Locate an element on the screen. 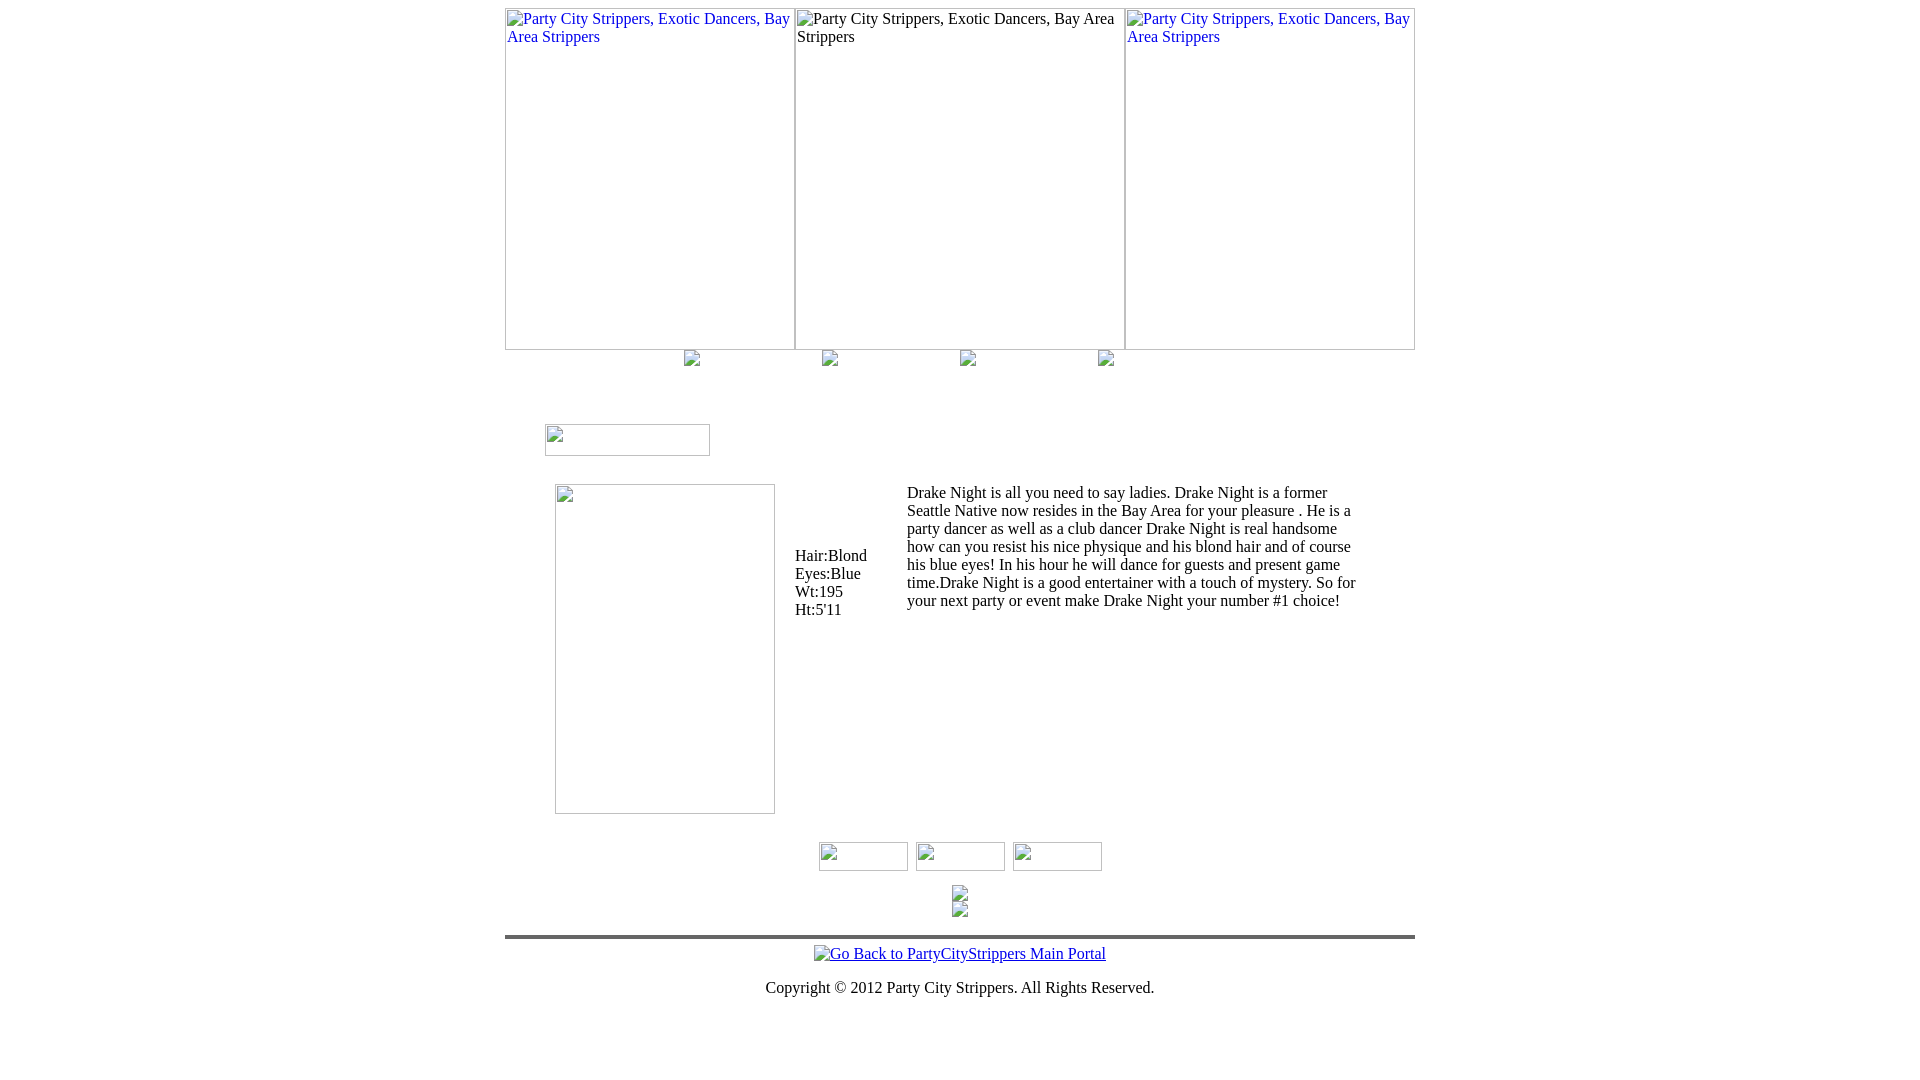 This screenshot has width=1920, height=1080. 'Party City Strippers, Exotic Dancers, Bay Area Strippers' is located at coordinates (1269, 177).